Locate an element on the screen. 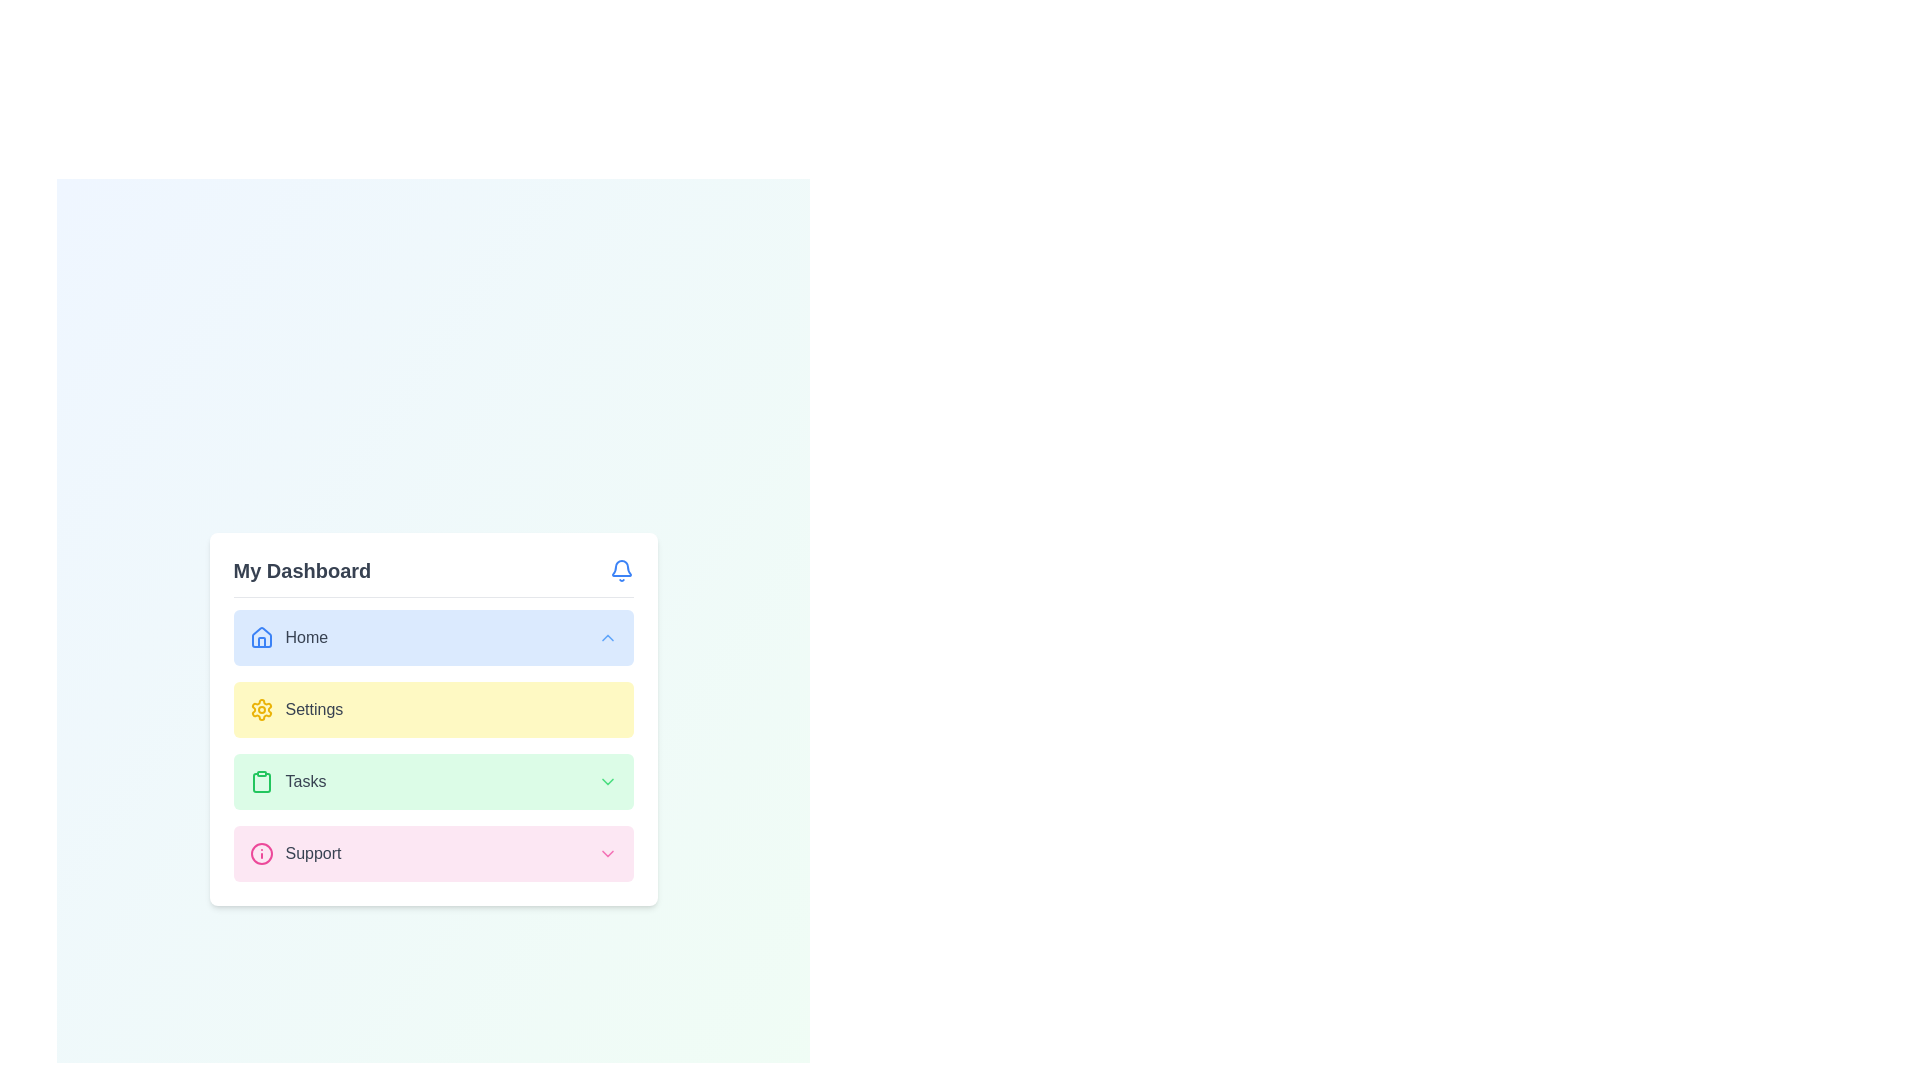 The width and height of the screenshot is (1920, 1080). the bell icon located to the right of the text 'My Dashboard' in the header section is located at coordinates (620, 570).